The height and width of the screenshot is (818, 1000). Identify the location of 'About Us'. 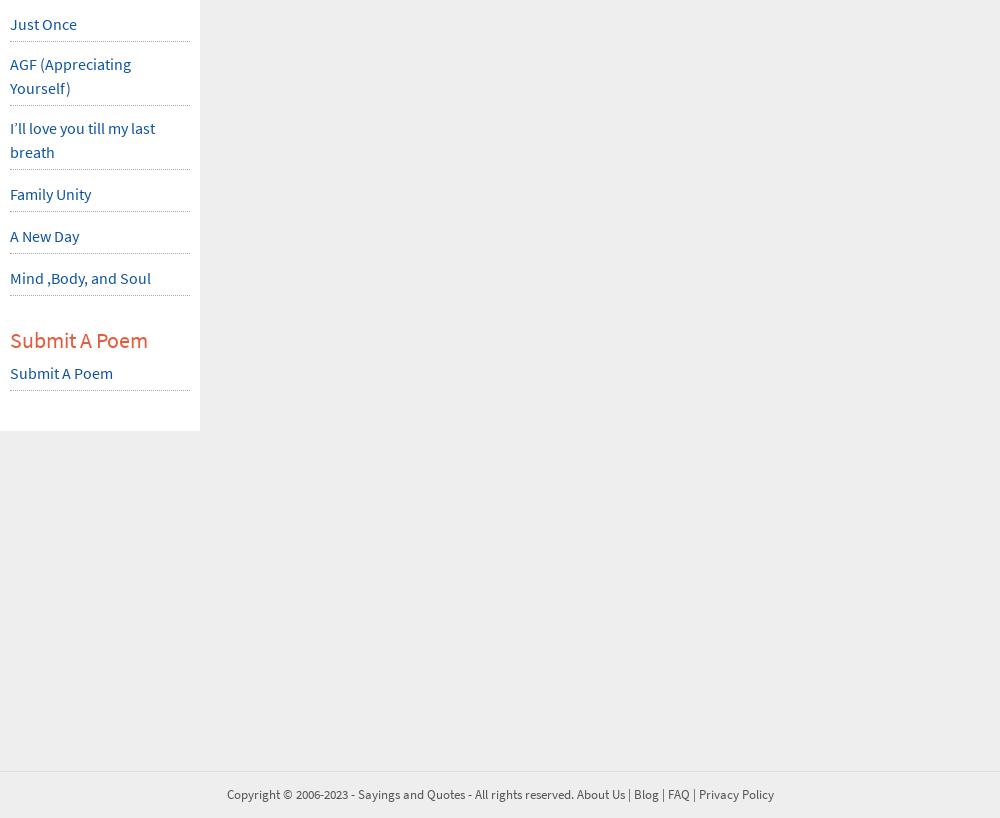
(599, 794).